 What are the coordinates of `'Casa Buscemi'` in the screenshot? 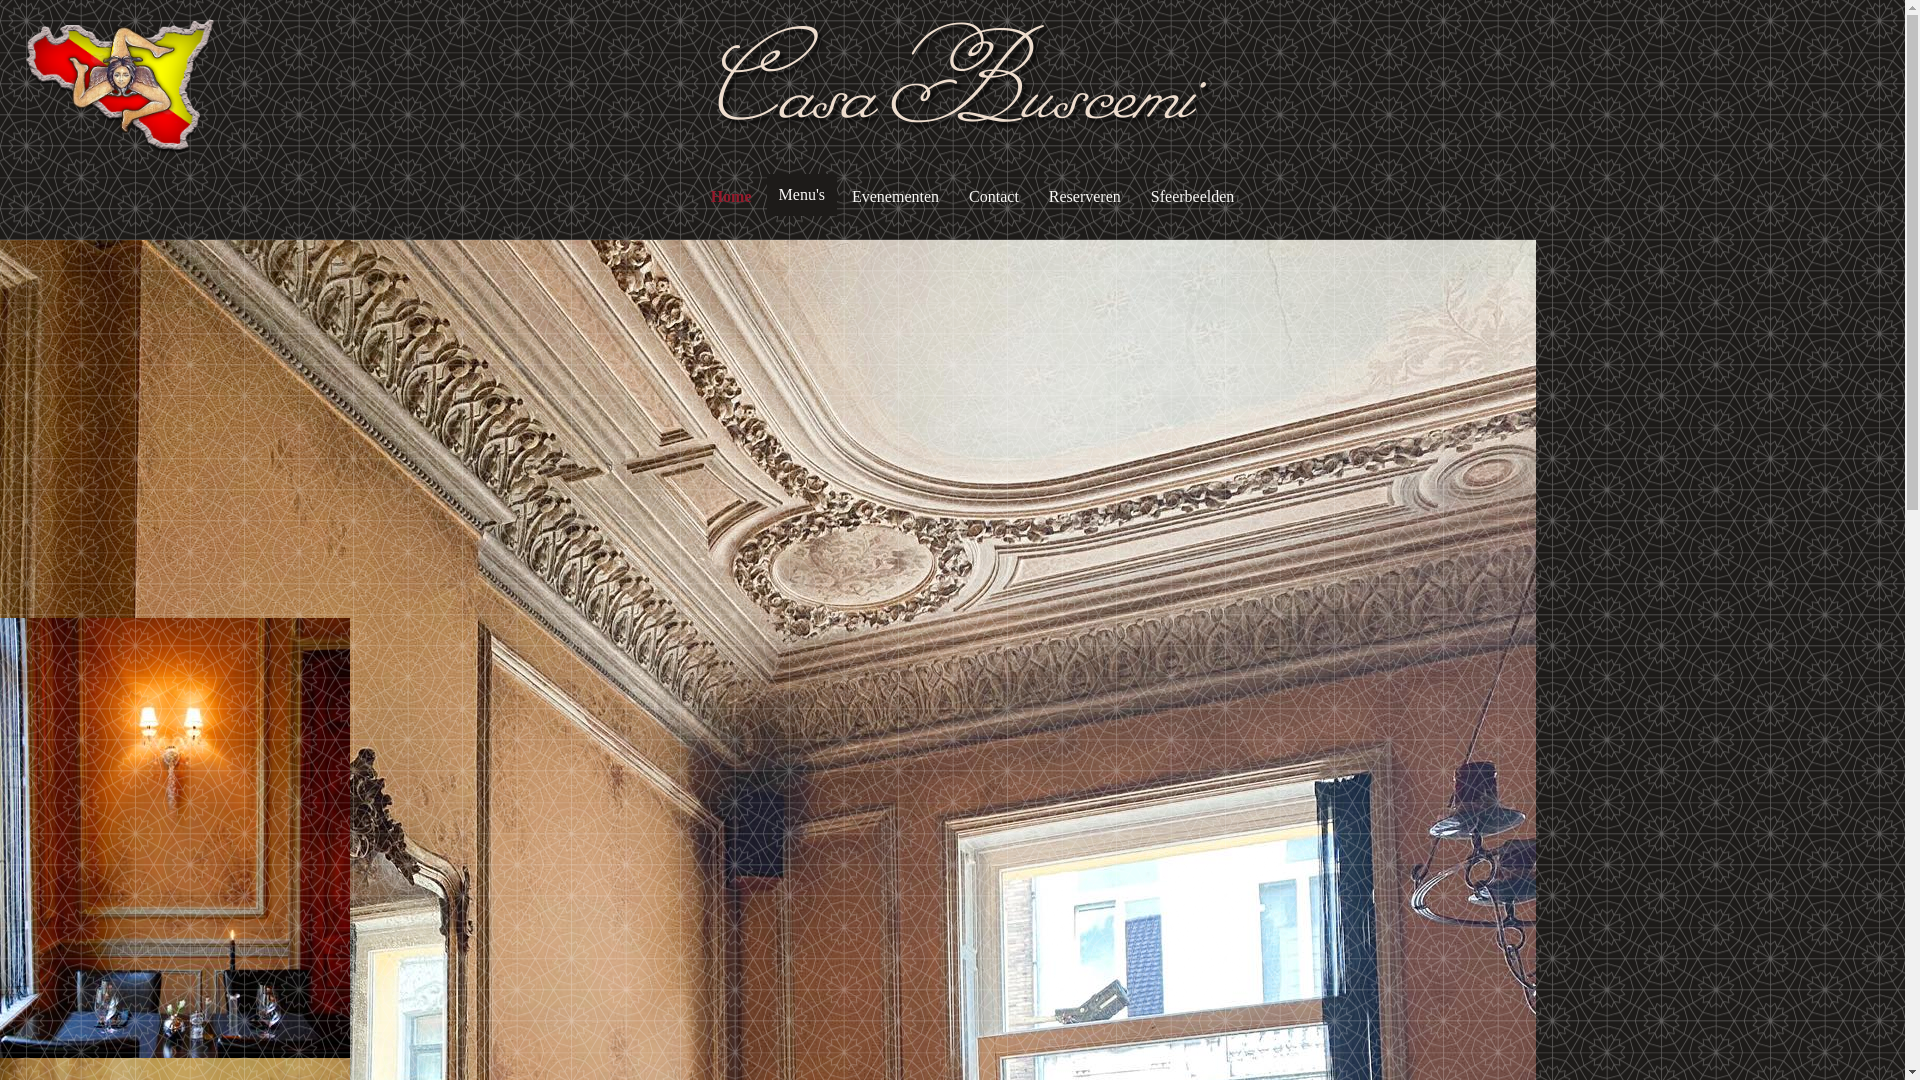 It's located at (710, 85).